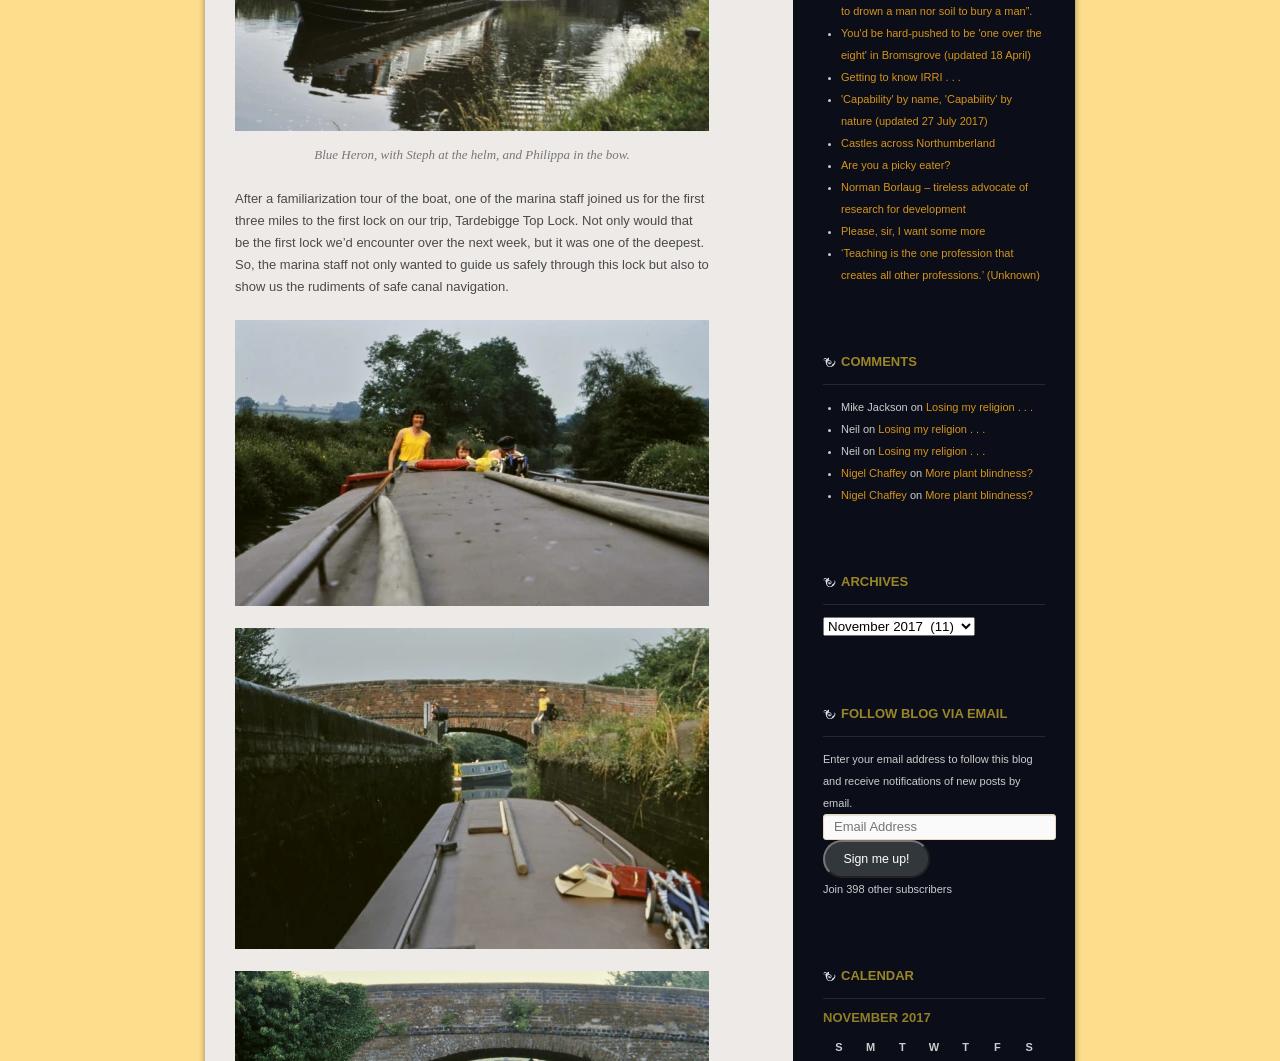 Image resolution: width=1280 pixels, height=1061 pixels. Describe the element at coordinates (923, 712) in the screenshot. I see `'Follow Blog via Email'` at that location.